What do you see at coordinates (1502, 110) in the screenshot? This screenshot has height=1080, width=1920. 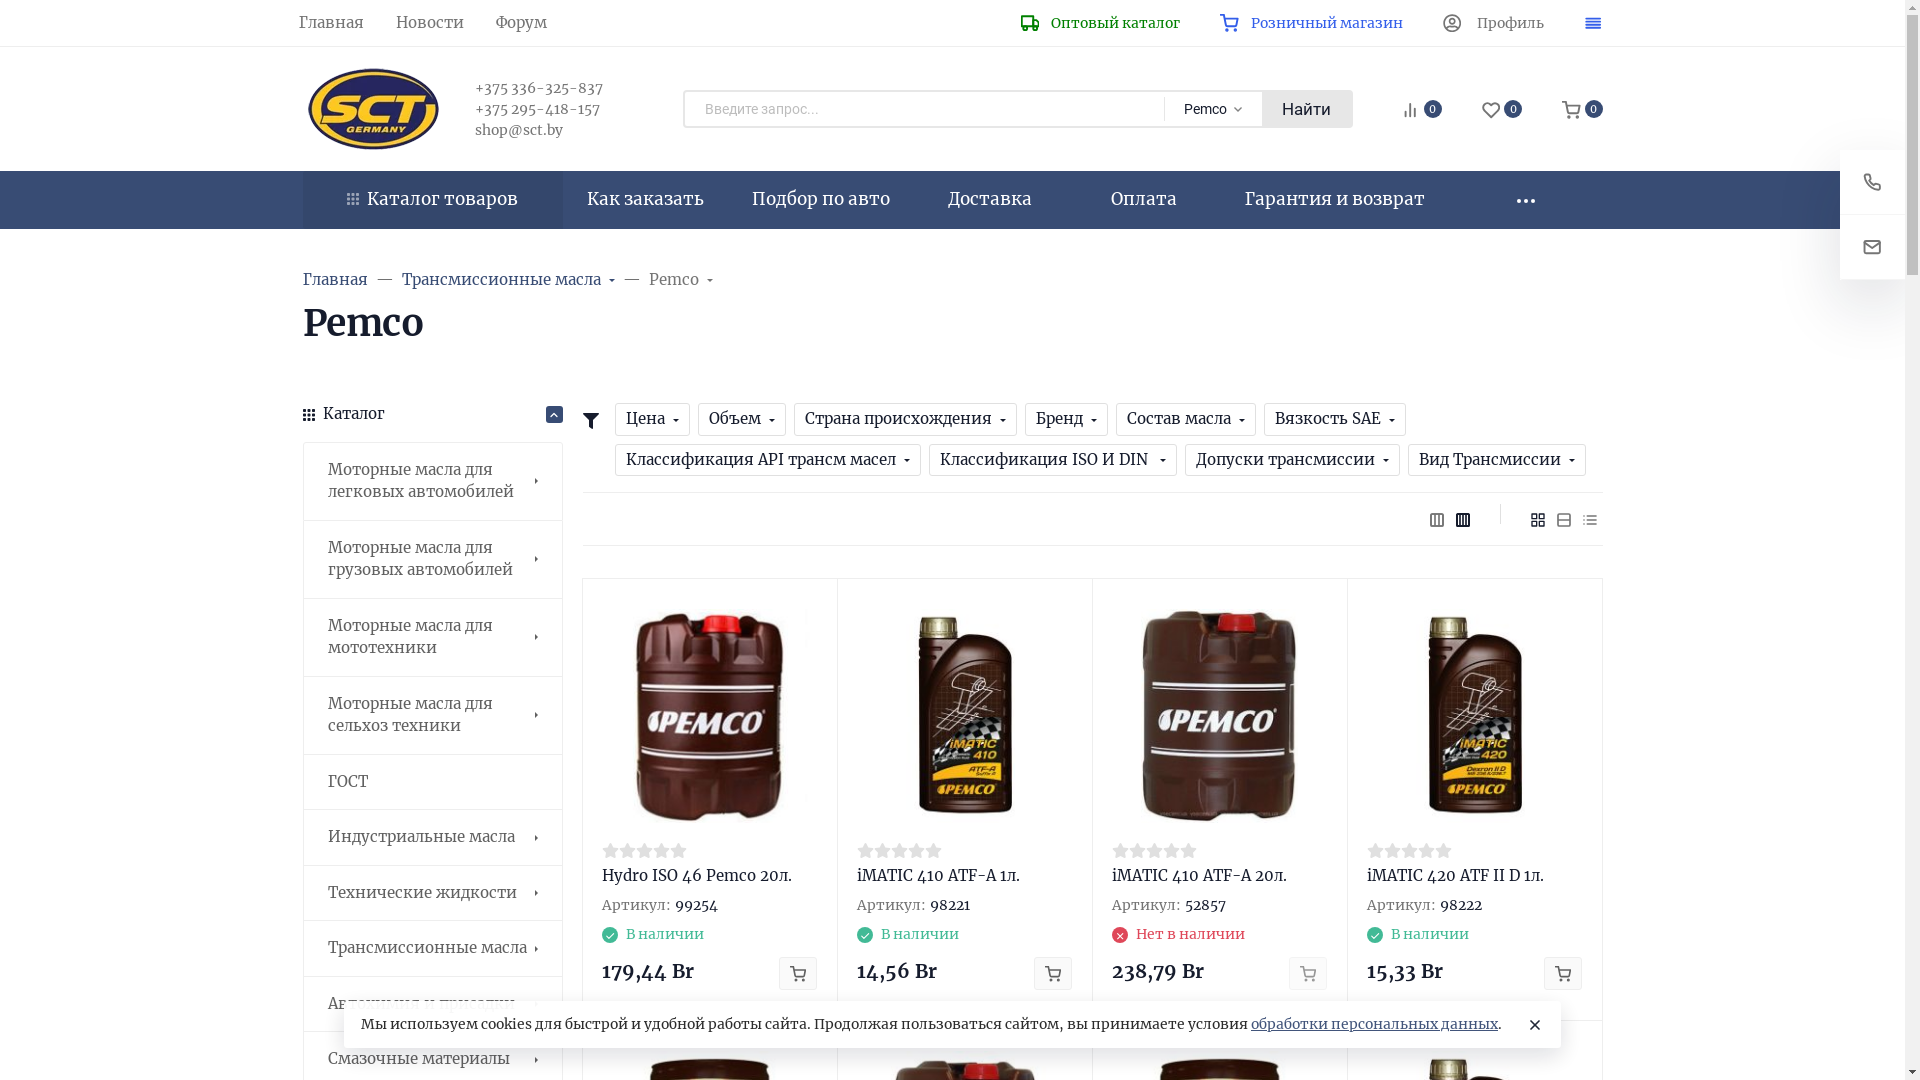 I see `'0'` at bounding box center [1502, 110].